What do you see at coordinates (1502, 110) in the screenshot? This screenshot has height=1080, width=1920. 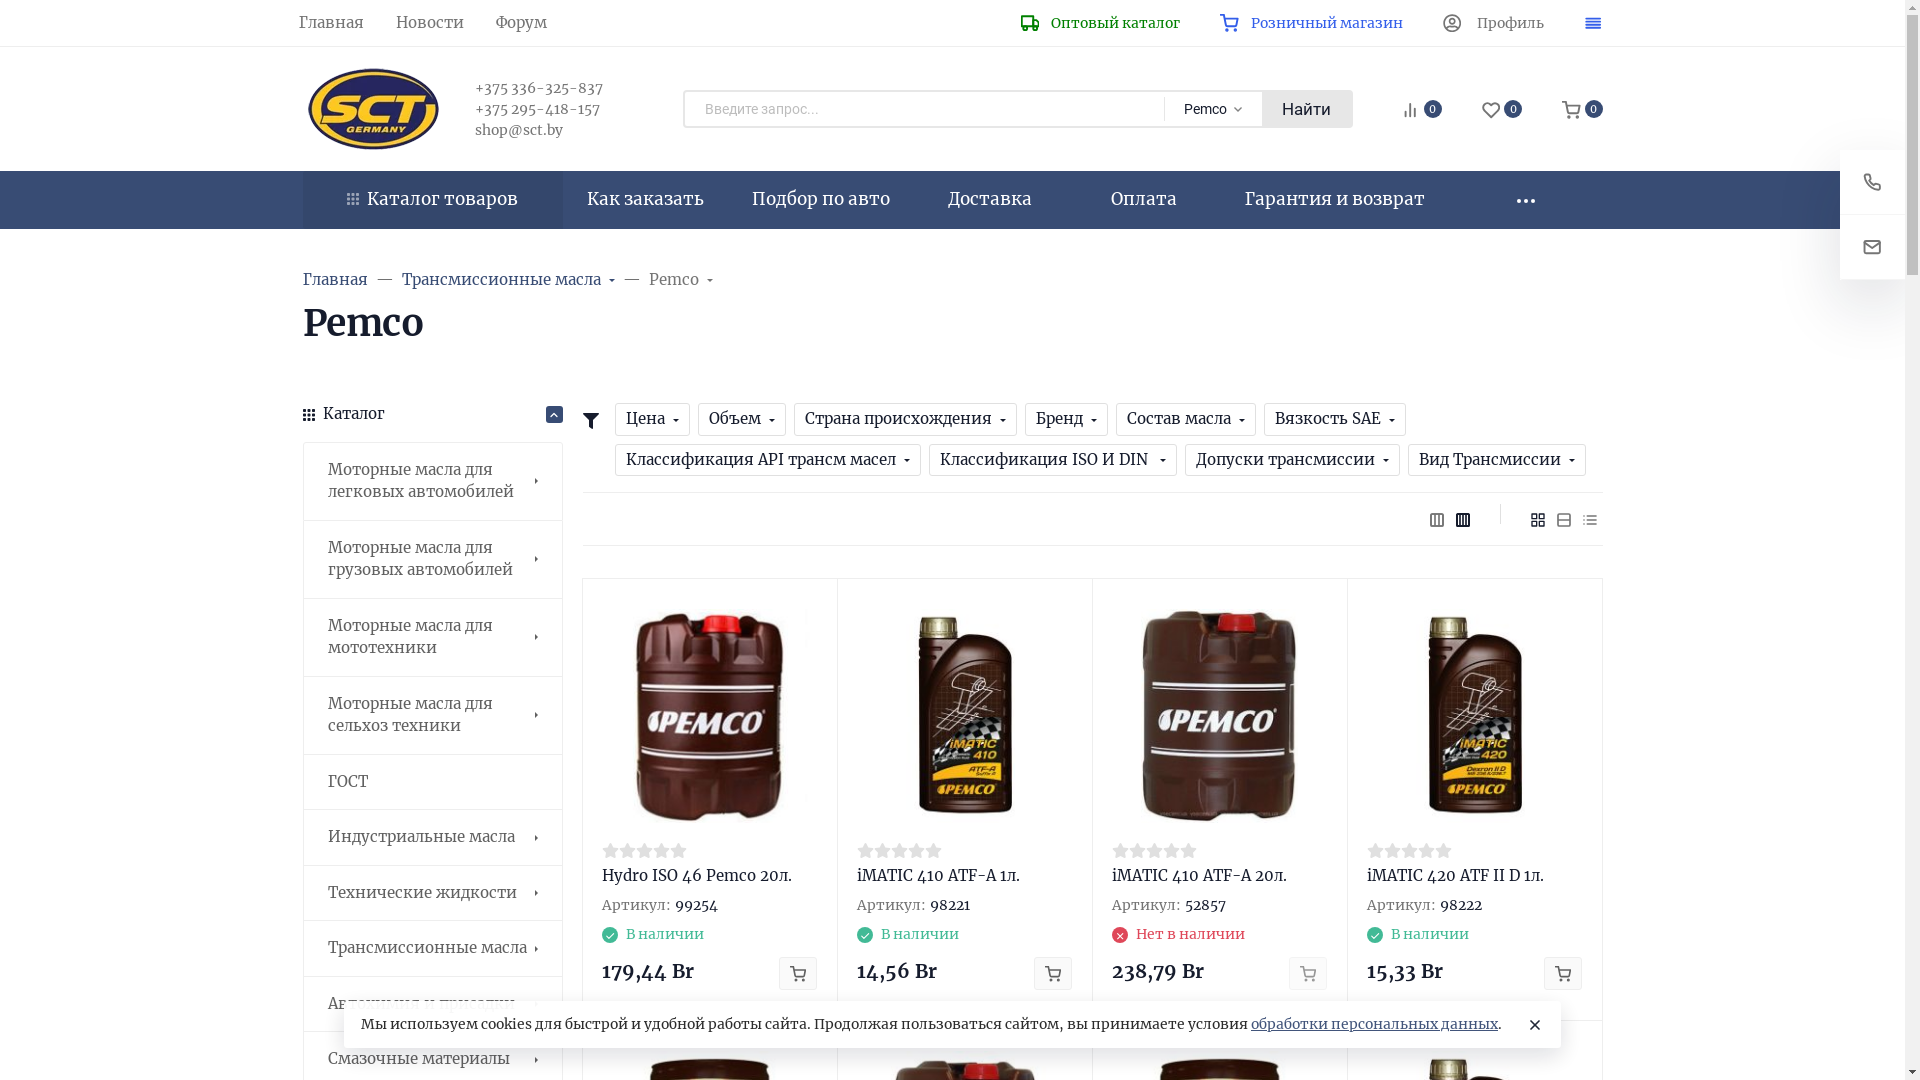 I see `'0'` at bounding box center [1502, 110].